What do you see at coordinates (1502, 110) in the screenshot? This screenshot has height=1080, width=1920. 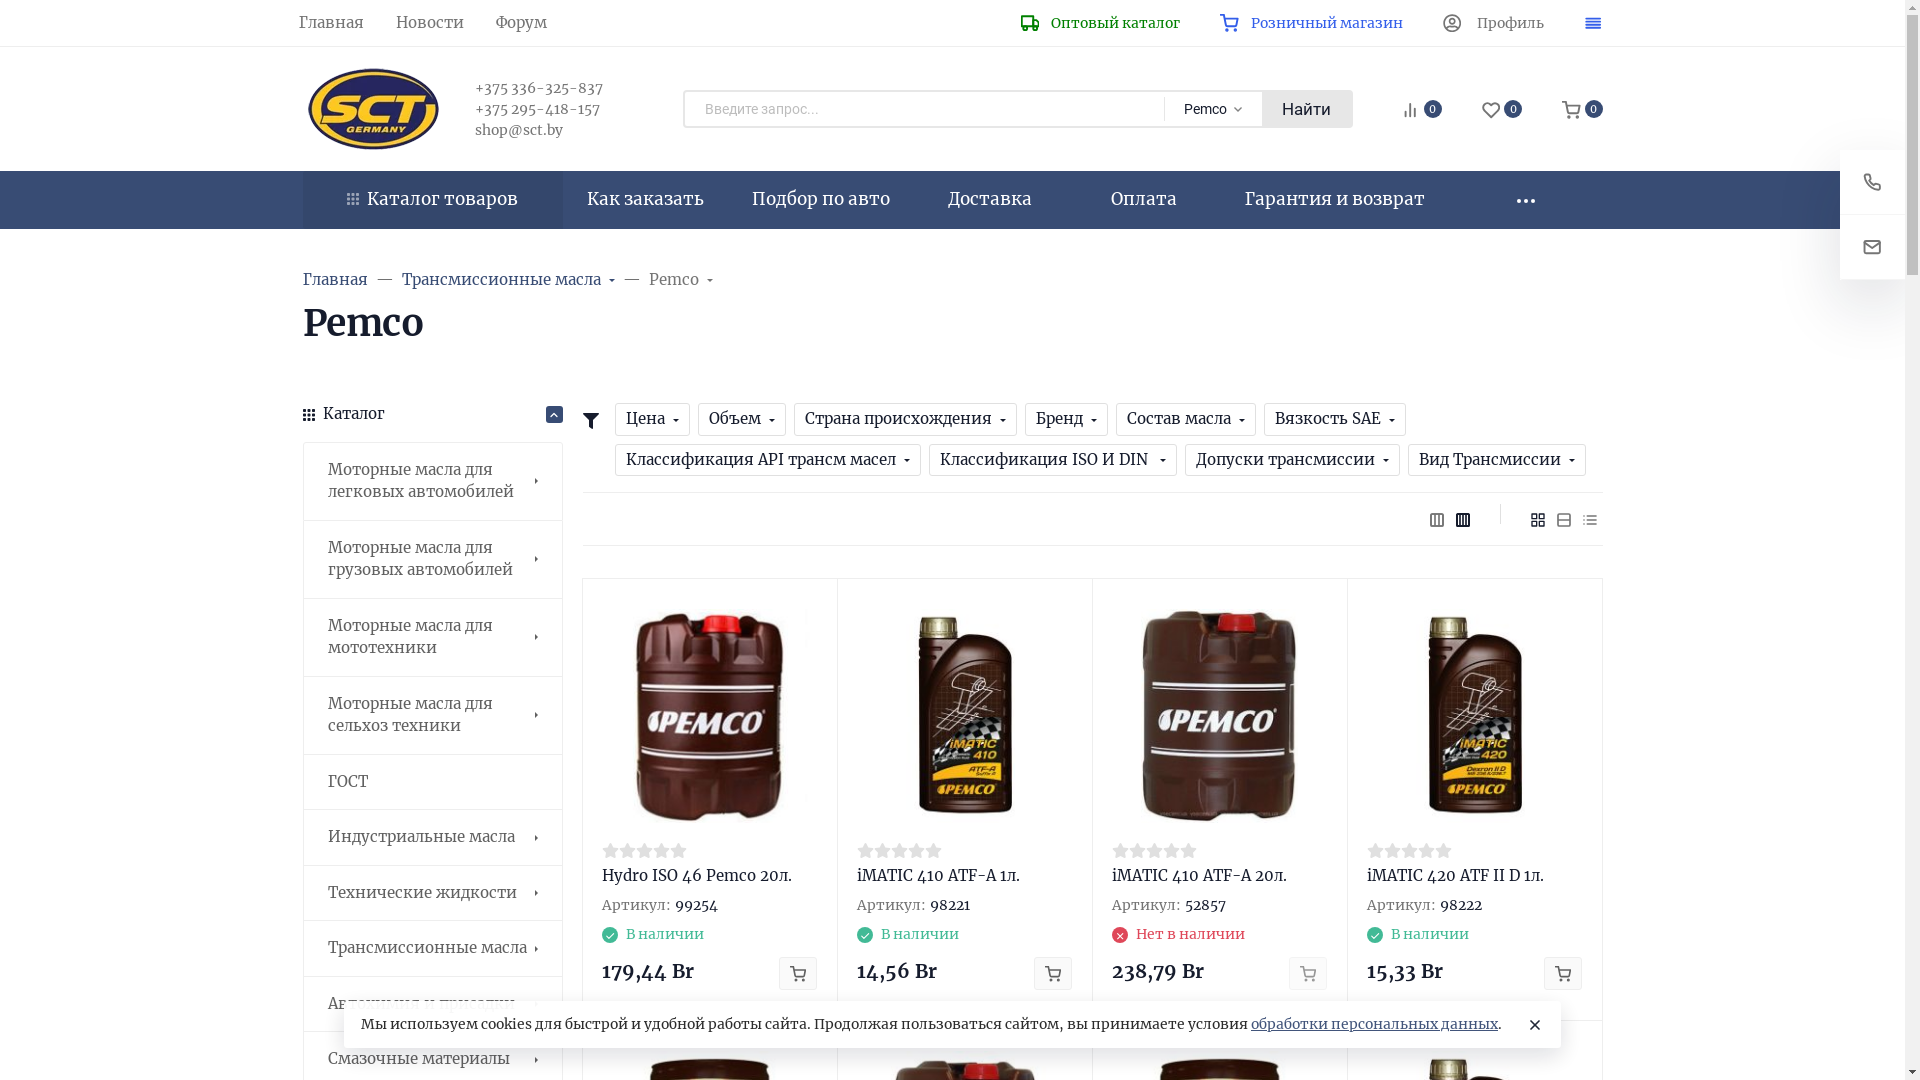 I see `'0'` at bounding box center [1502, 110].